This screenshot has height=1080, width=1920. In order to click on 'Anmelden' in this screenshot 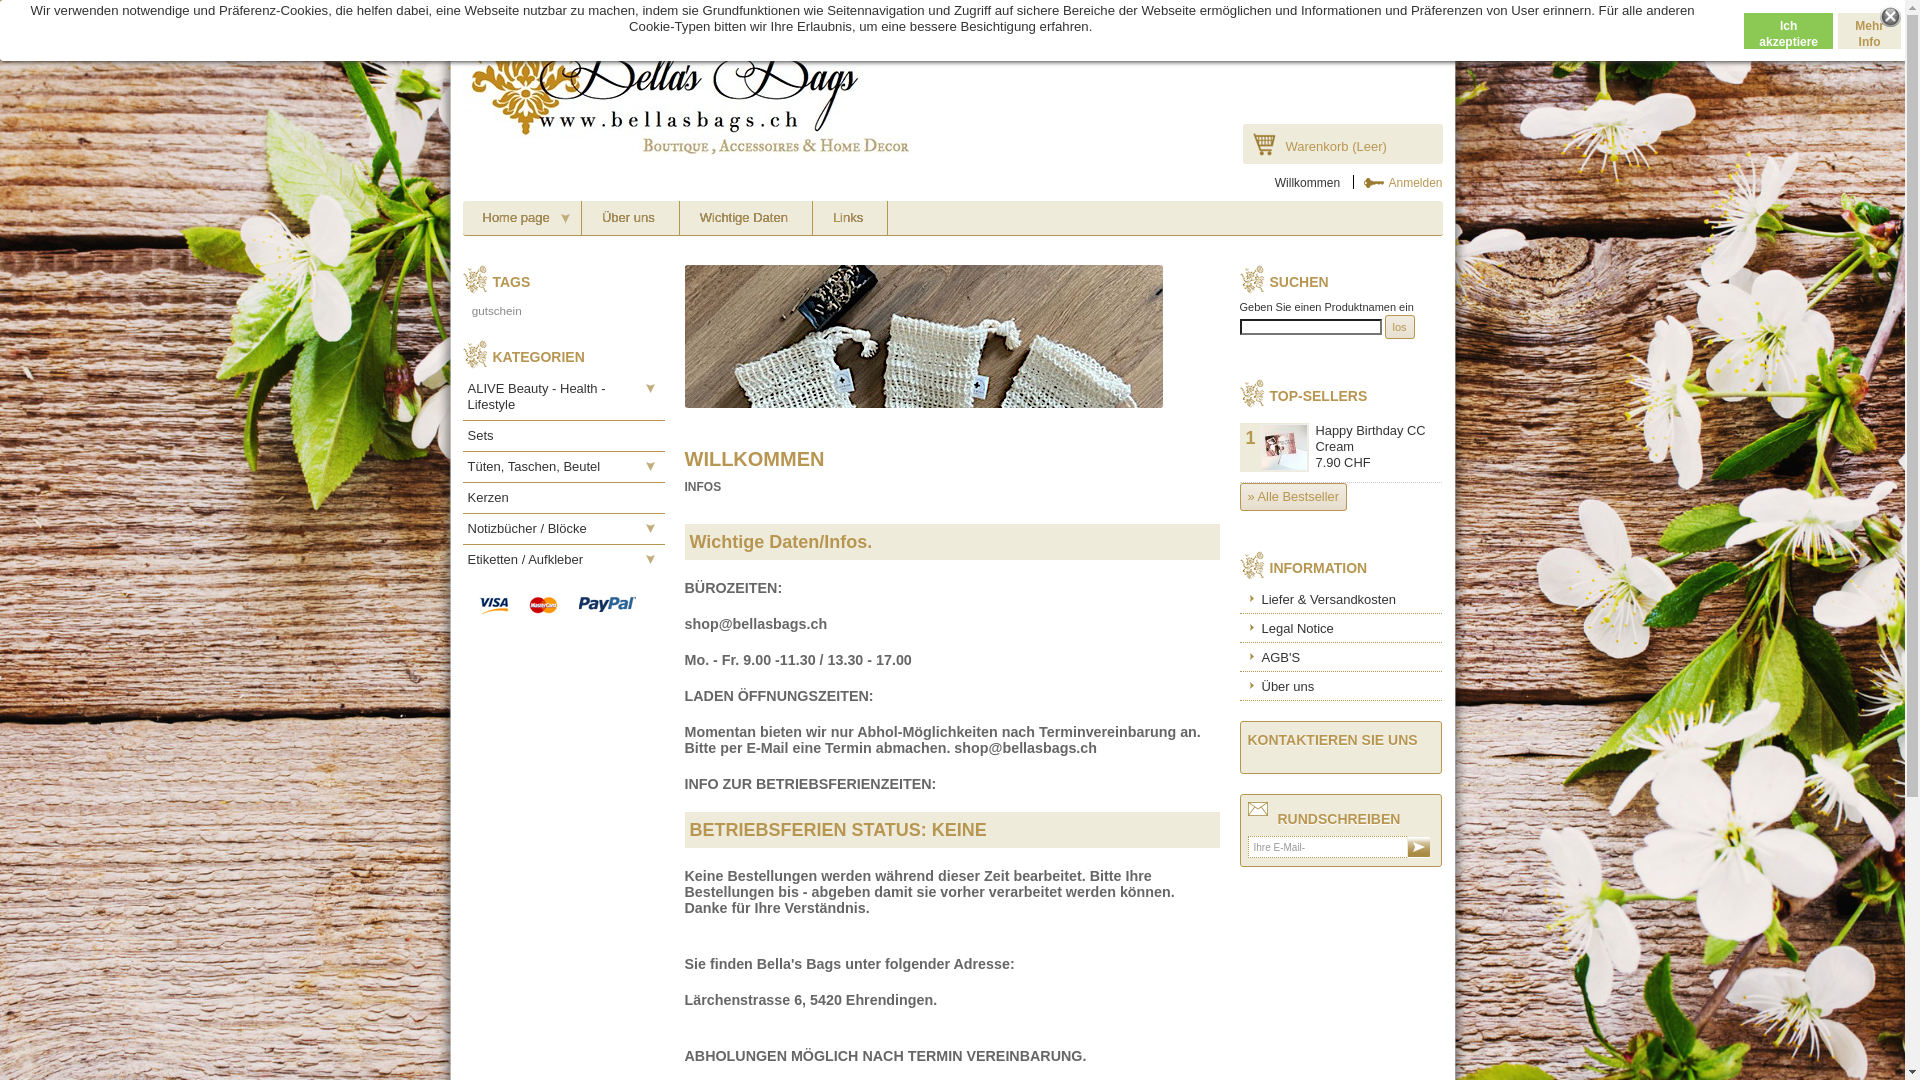, I will do `click(1396, 181)`.